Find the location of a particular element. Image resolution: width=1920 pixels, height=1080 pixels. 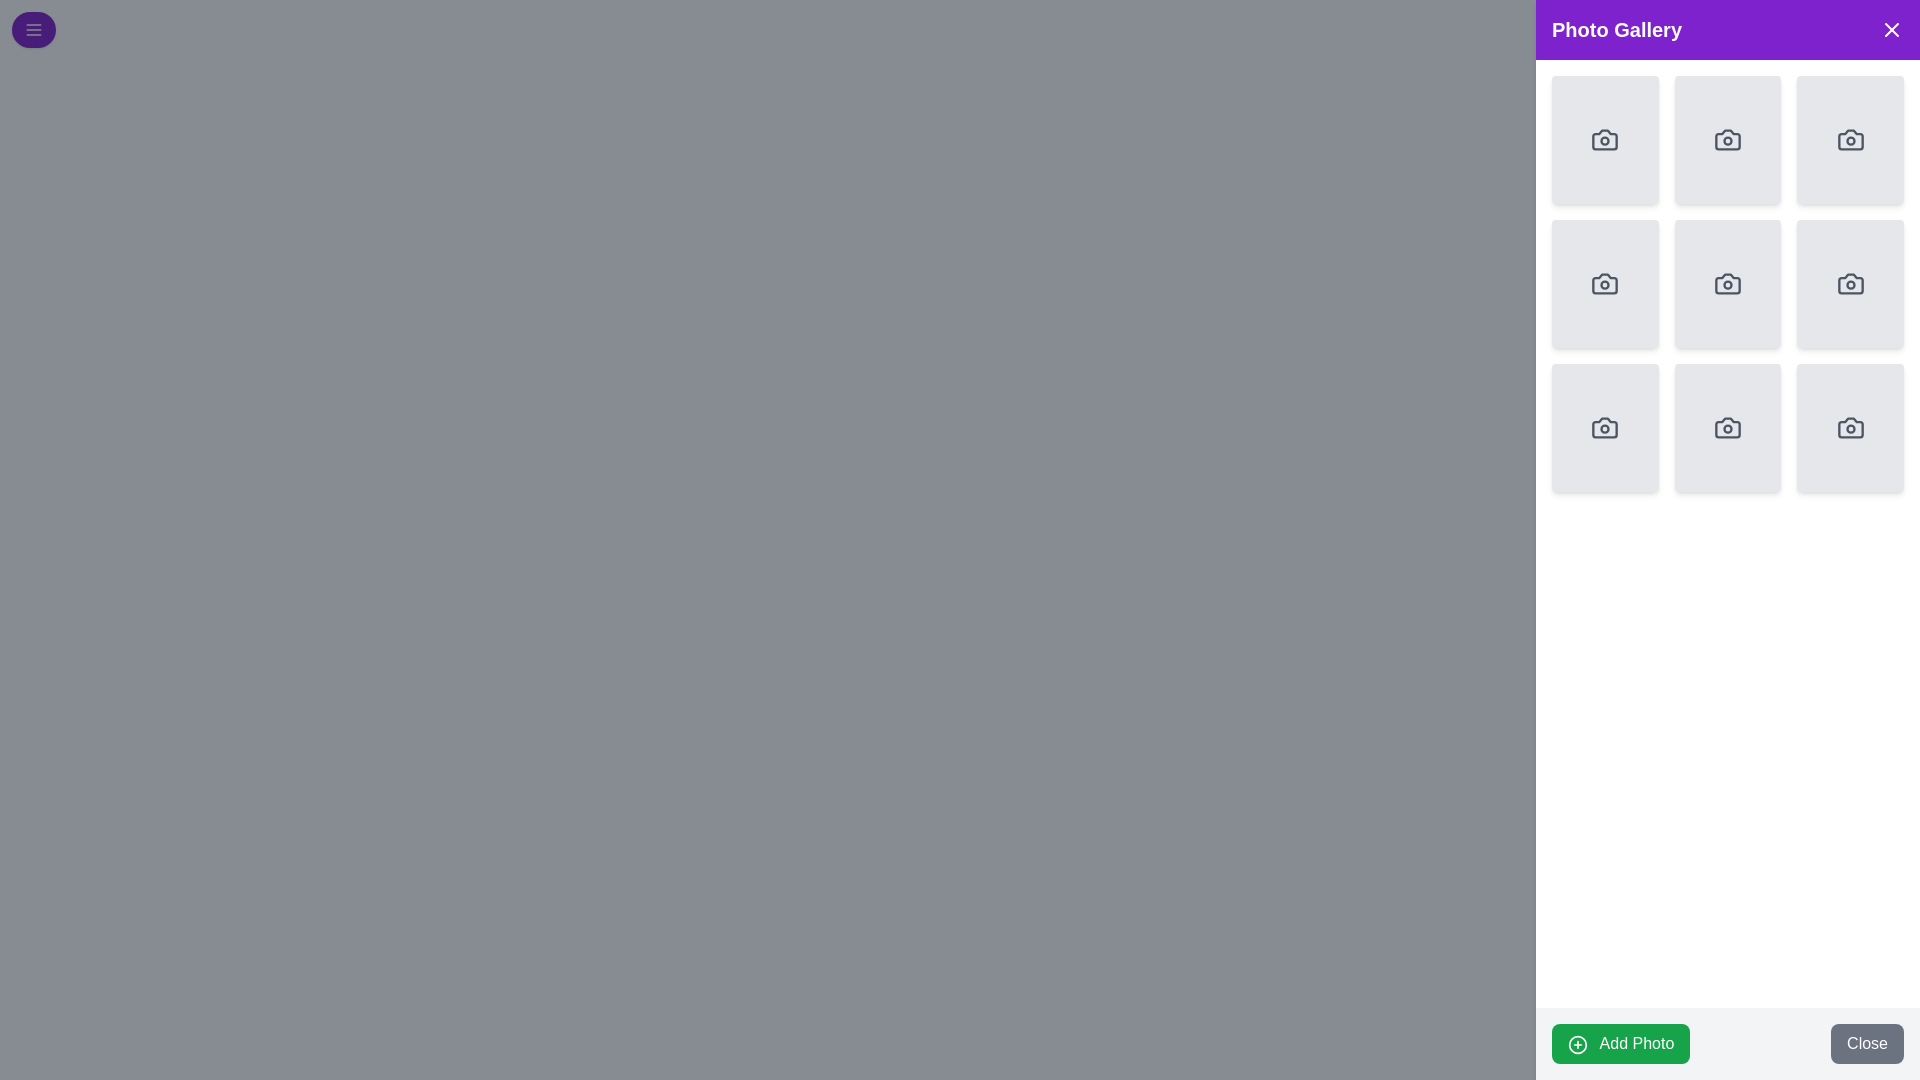

the camera icon located in the second row and third column of the grid layout in the photo gallery interface is located at coordinates (1605, 284).